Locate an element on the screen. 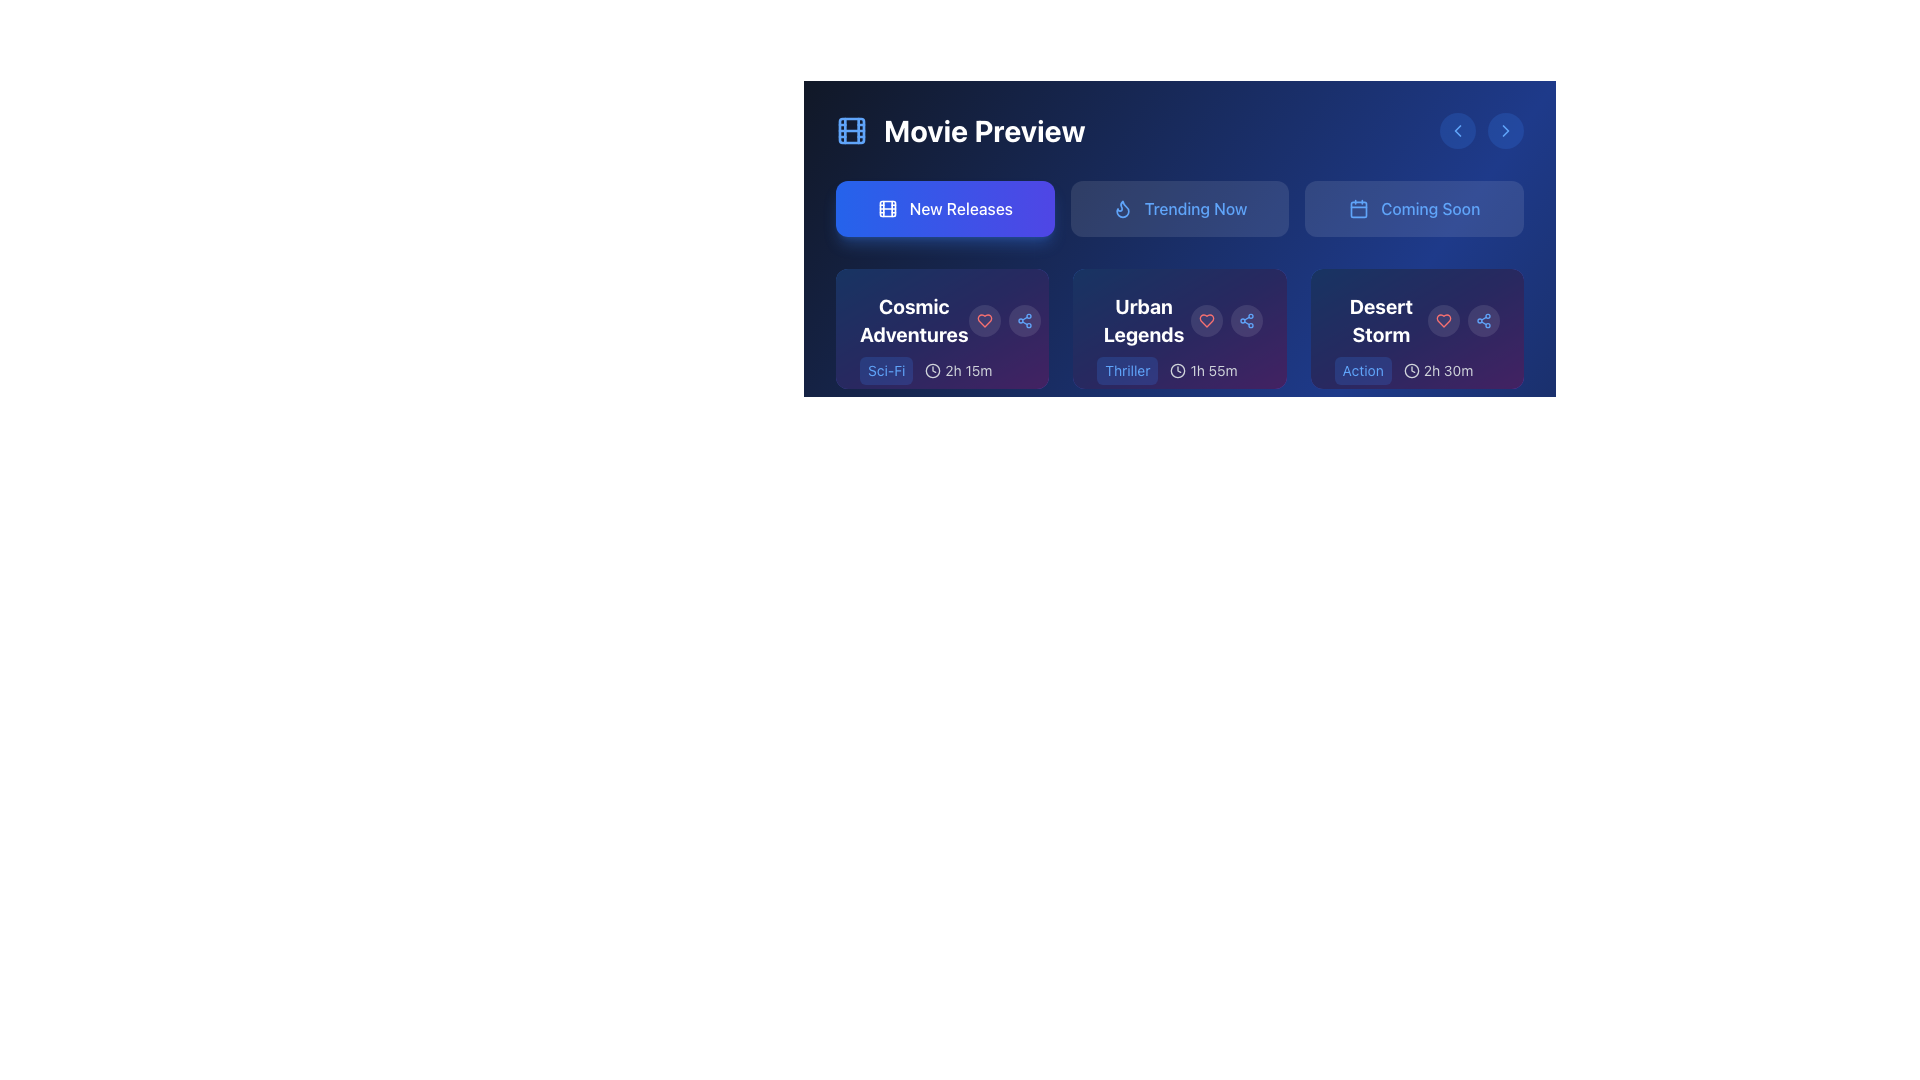  the 'Trending Now' button, which is a rectangular button with a dark semi-transparent background and a flame icon, to observe its hover effects is located at coordinates (1180, 208).